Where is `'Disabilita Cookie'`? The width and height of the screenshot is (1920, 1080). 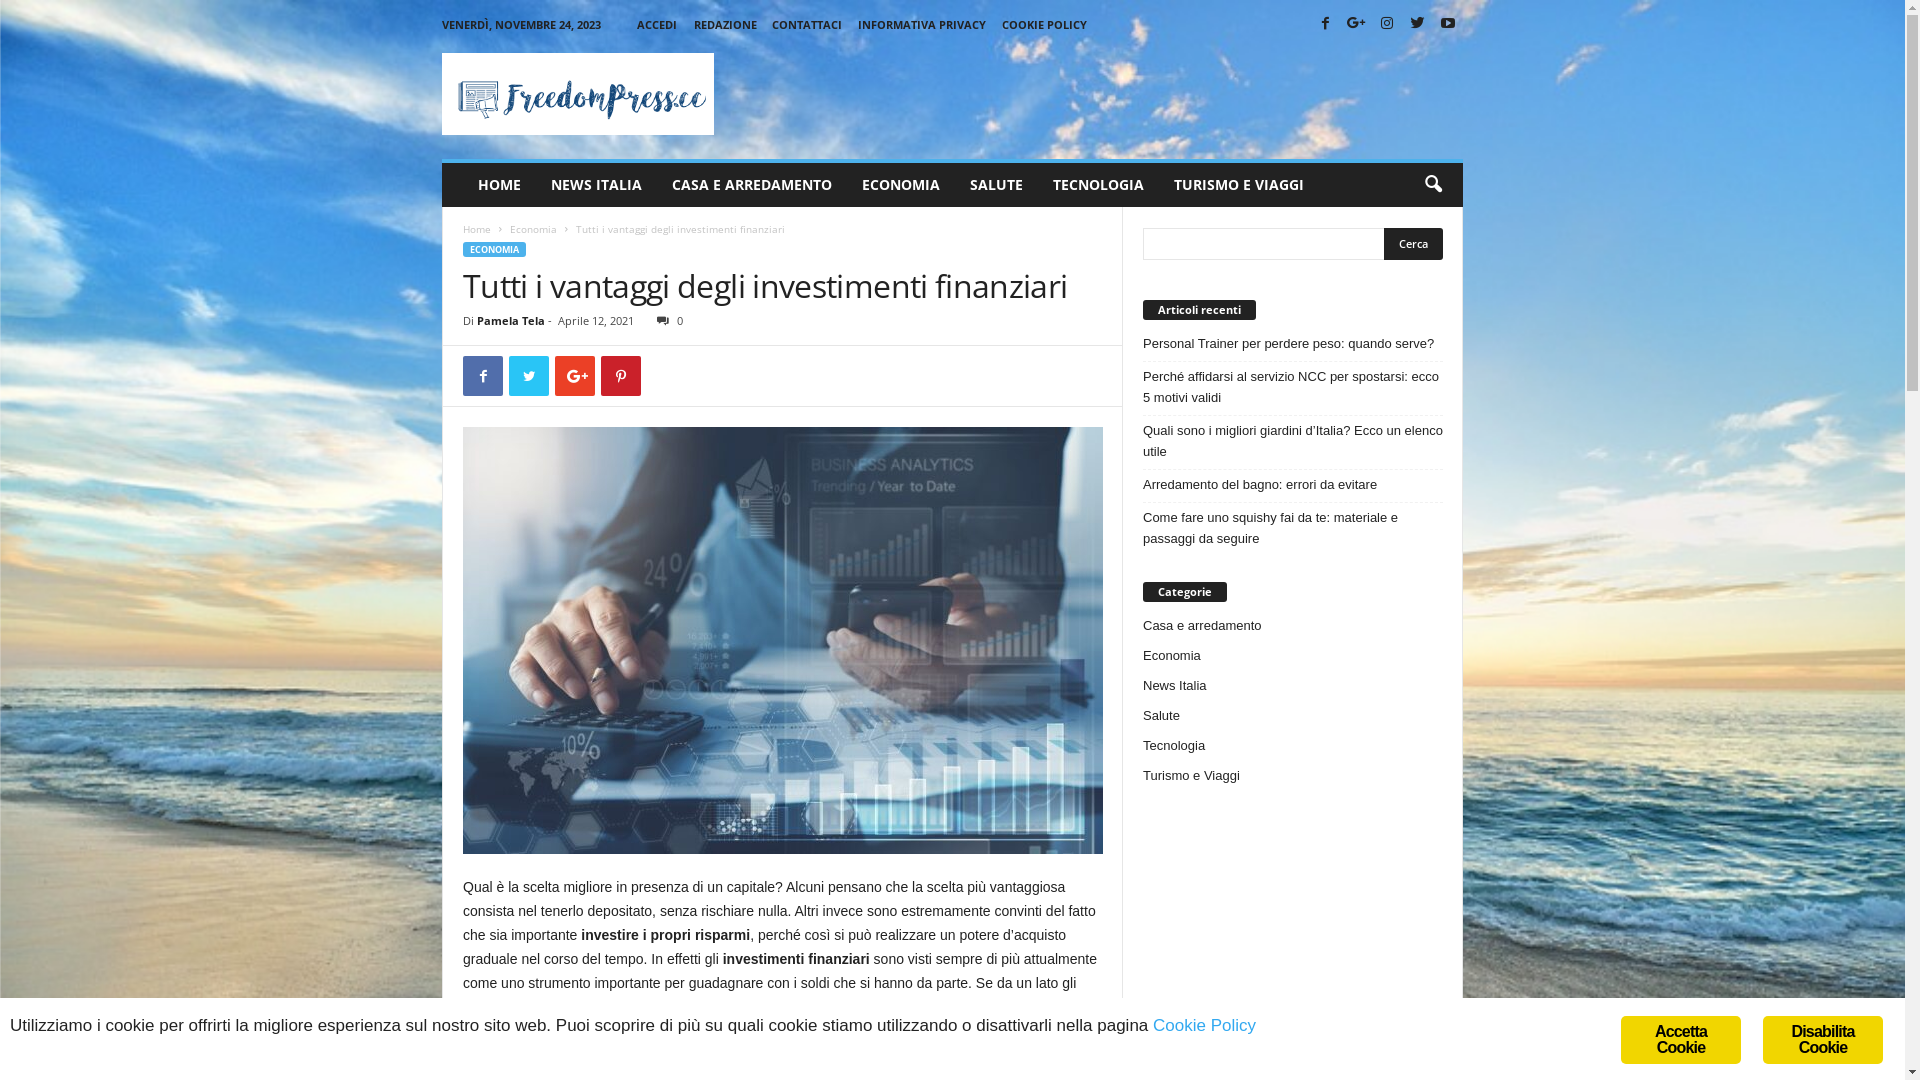
'Disabilita Cookie' is located at coordinates (1823, 1039).